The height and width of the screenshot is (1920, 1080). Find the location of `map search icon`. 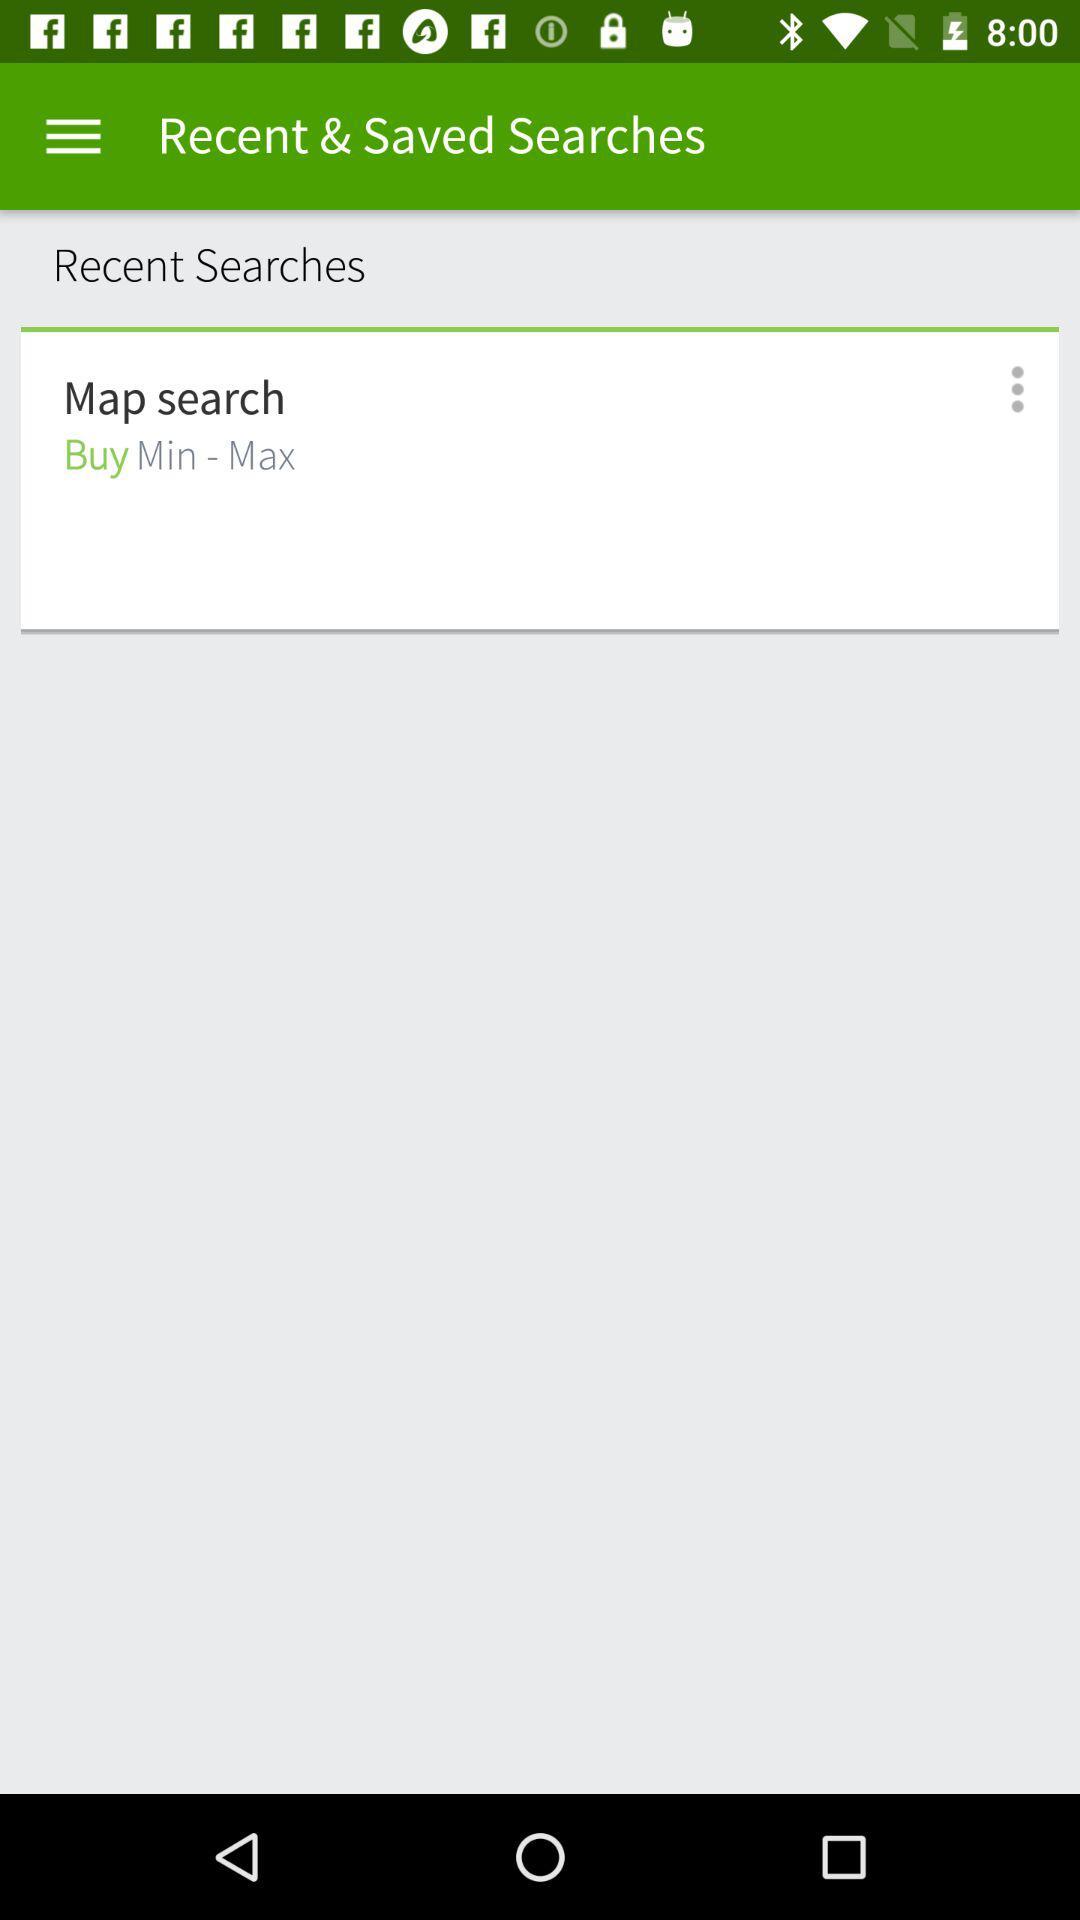

map search icon is located at coordinates (173, 399).